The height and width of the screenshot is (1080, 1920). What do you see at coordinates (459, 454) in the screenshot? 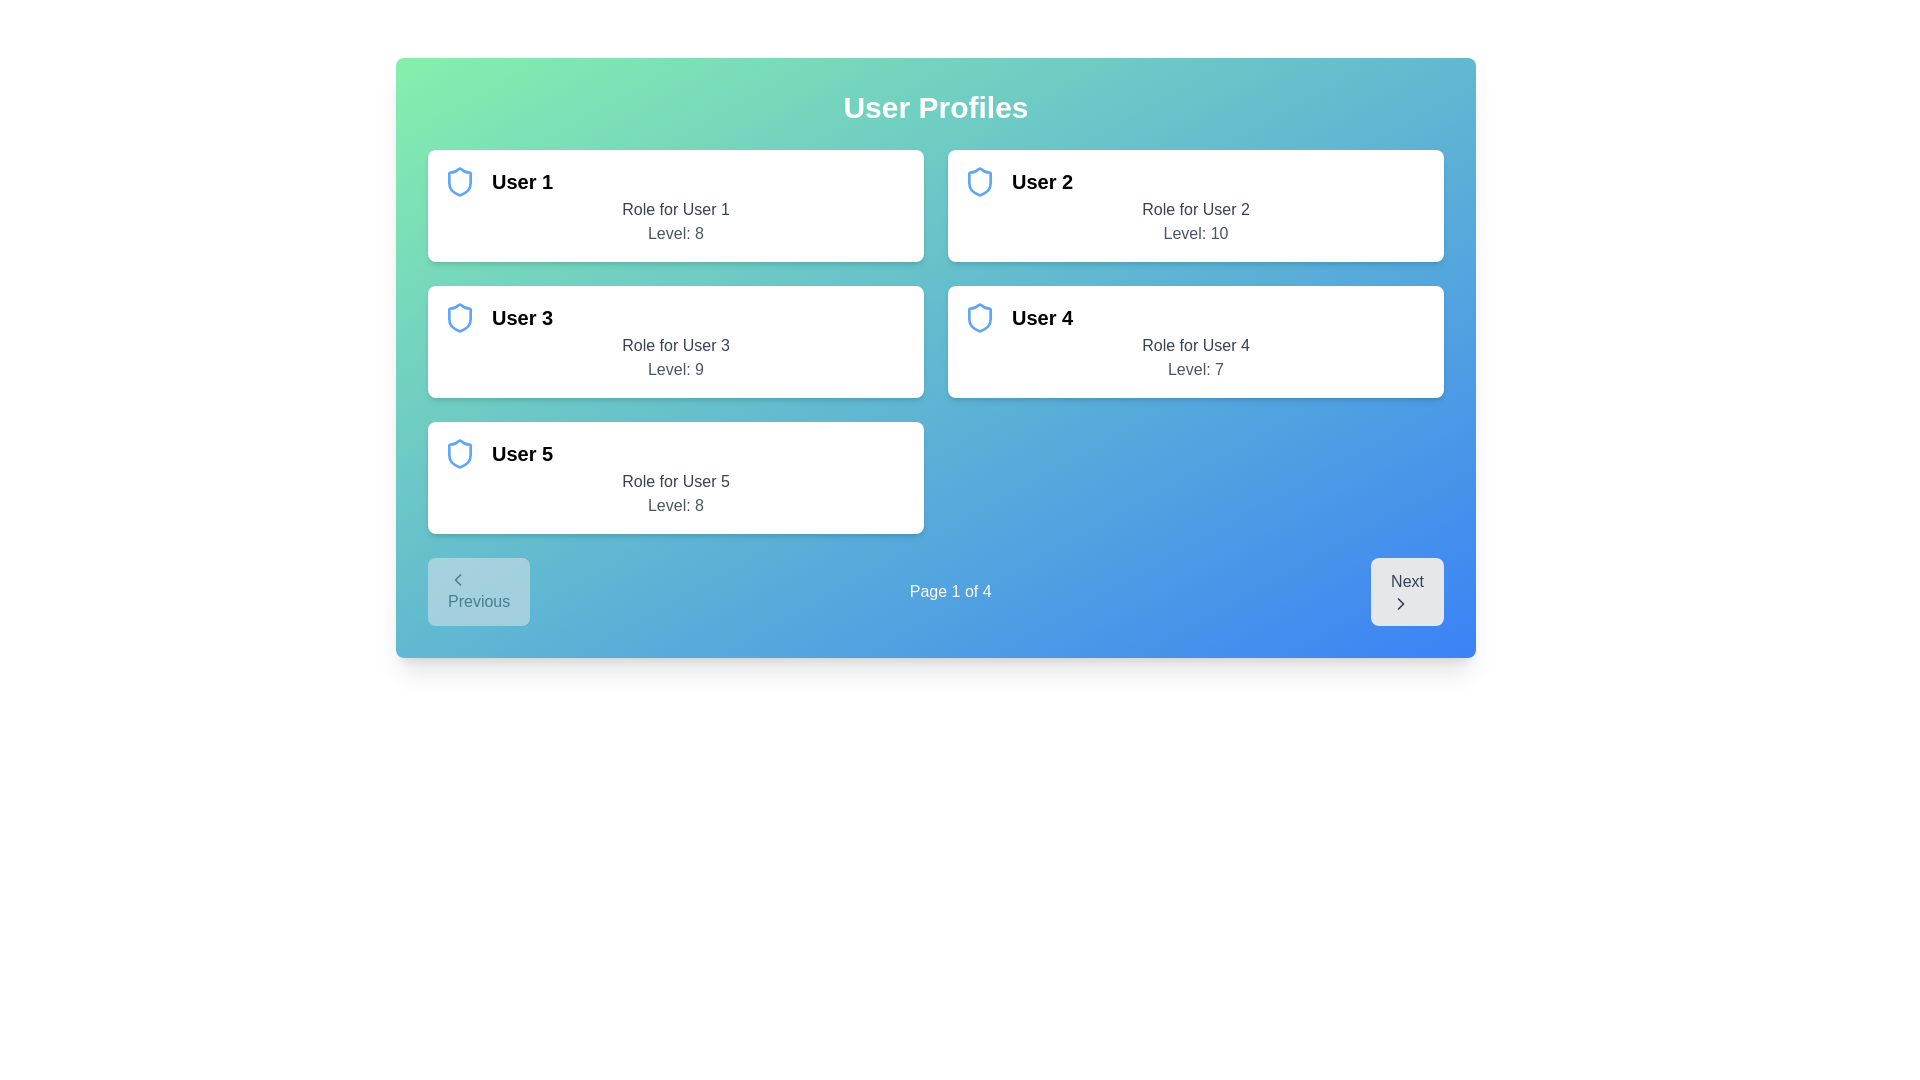
I see `the shield icon with a gradient blue color located within the 'User 5' card, positioned to the left of the text 'User 5'` at bounding box center [459, 454].